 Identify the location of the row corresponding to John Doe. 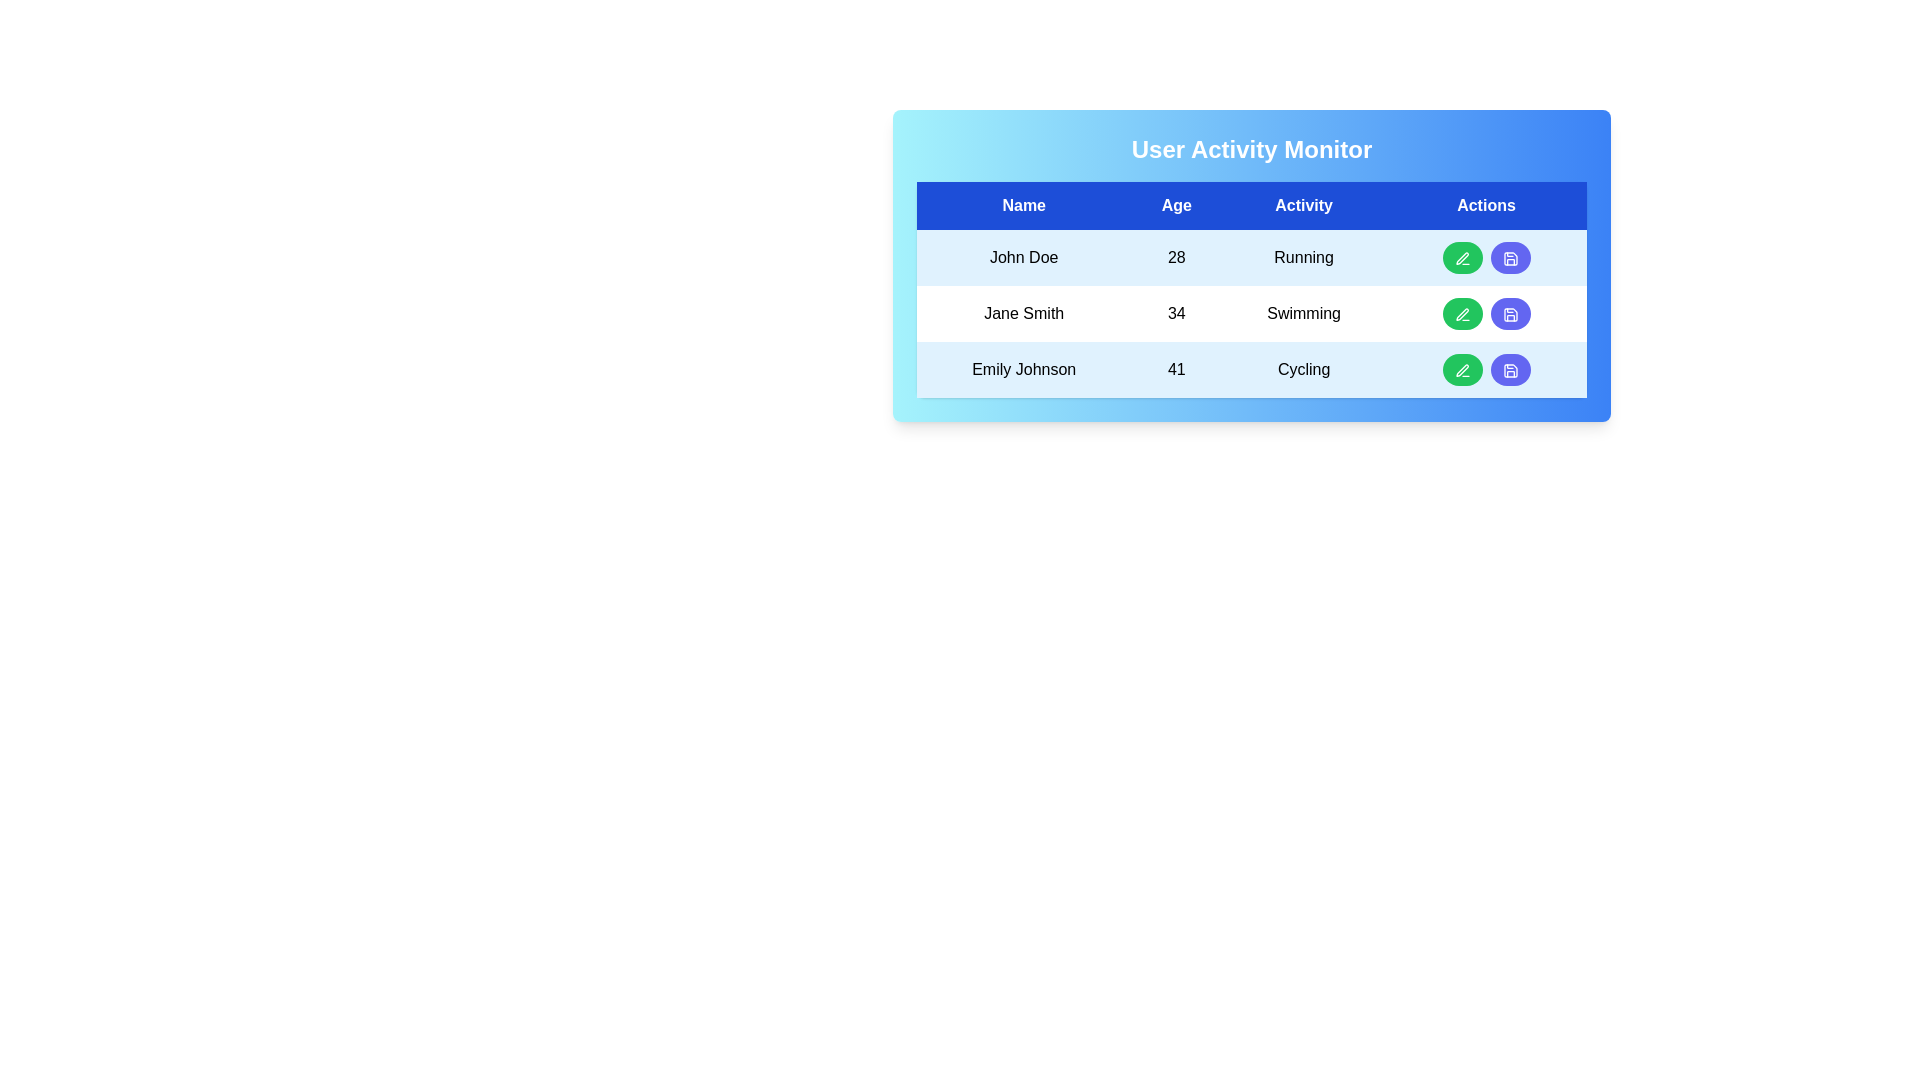
(1251, 257).